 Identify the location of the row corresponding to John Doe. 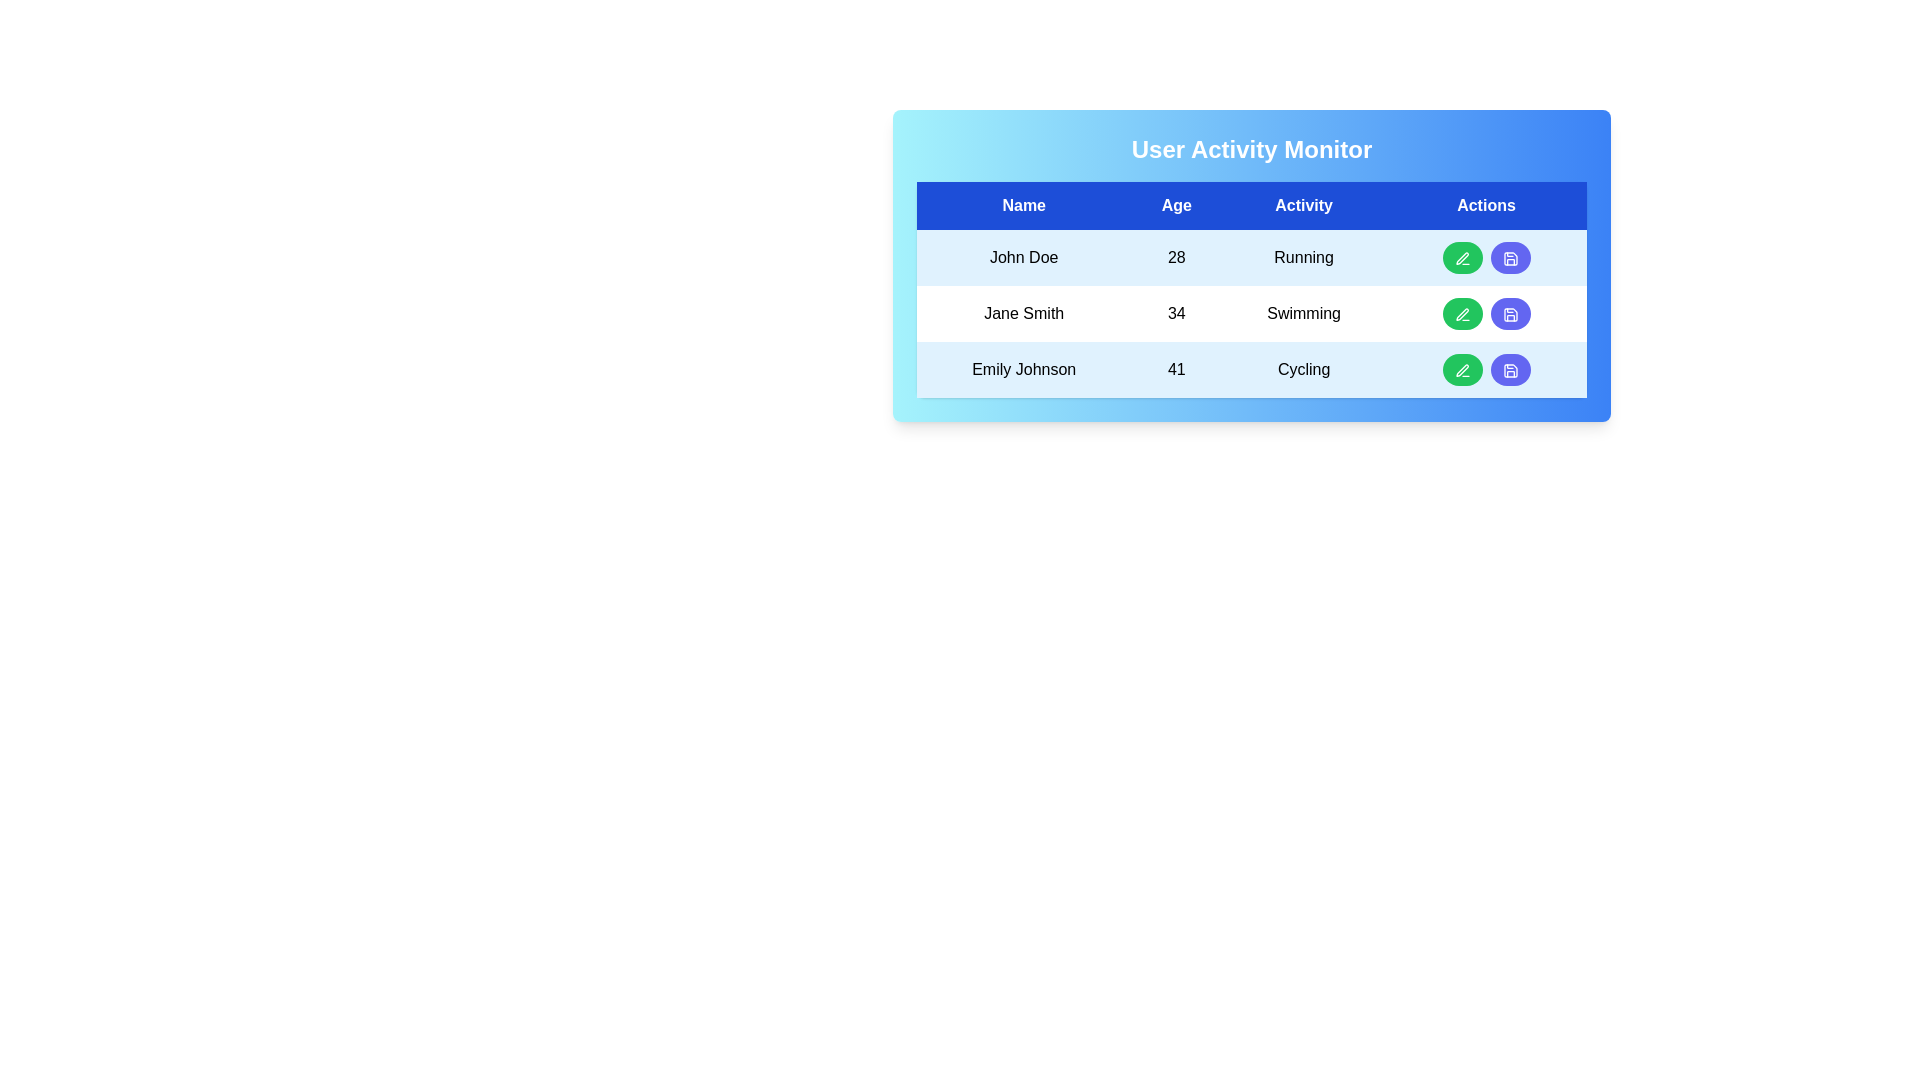
(1251, 257).